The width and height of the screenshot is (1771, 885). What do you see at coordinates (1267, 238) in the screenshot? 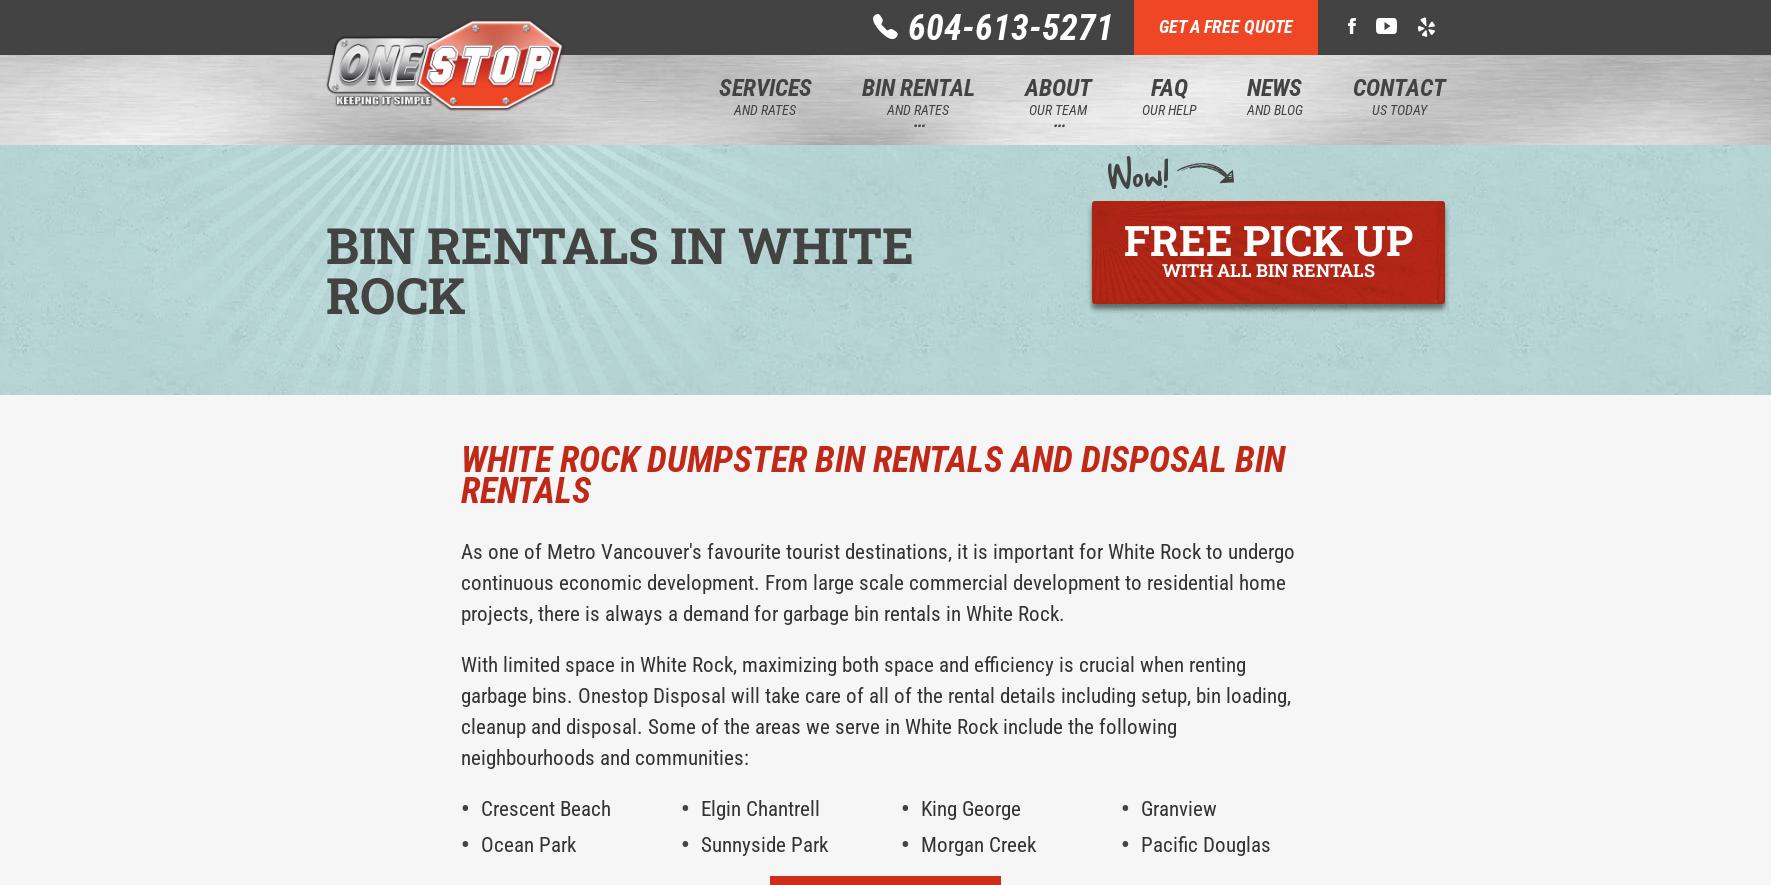
I see `'Free pick up'` at bounding box center [1267, 238].